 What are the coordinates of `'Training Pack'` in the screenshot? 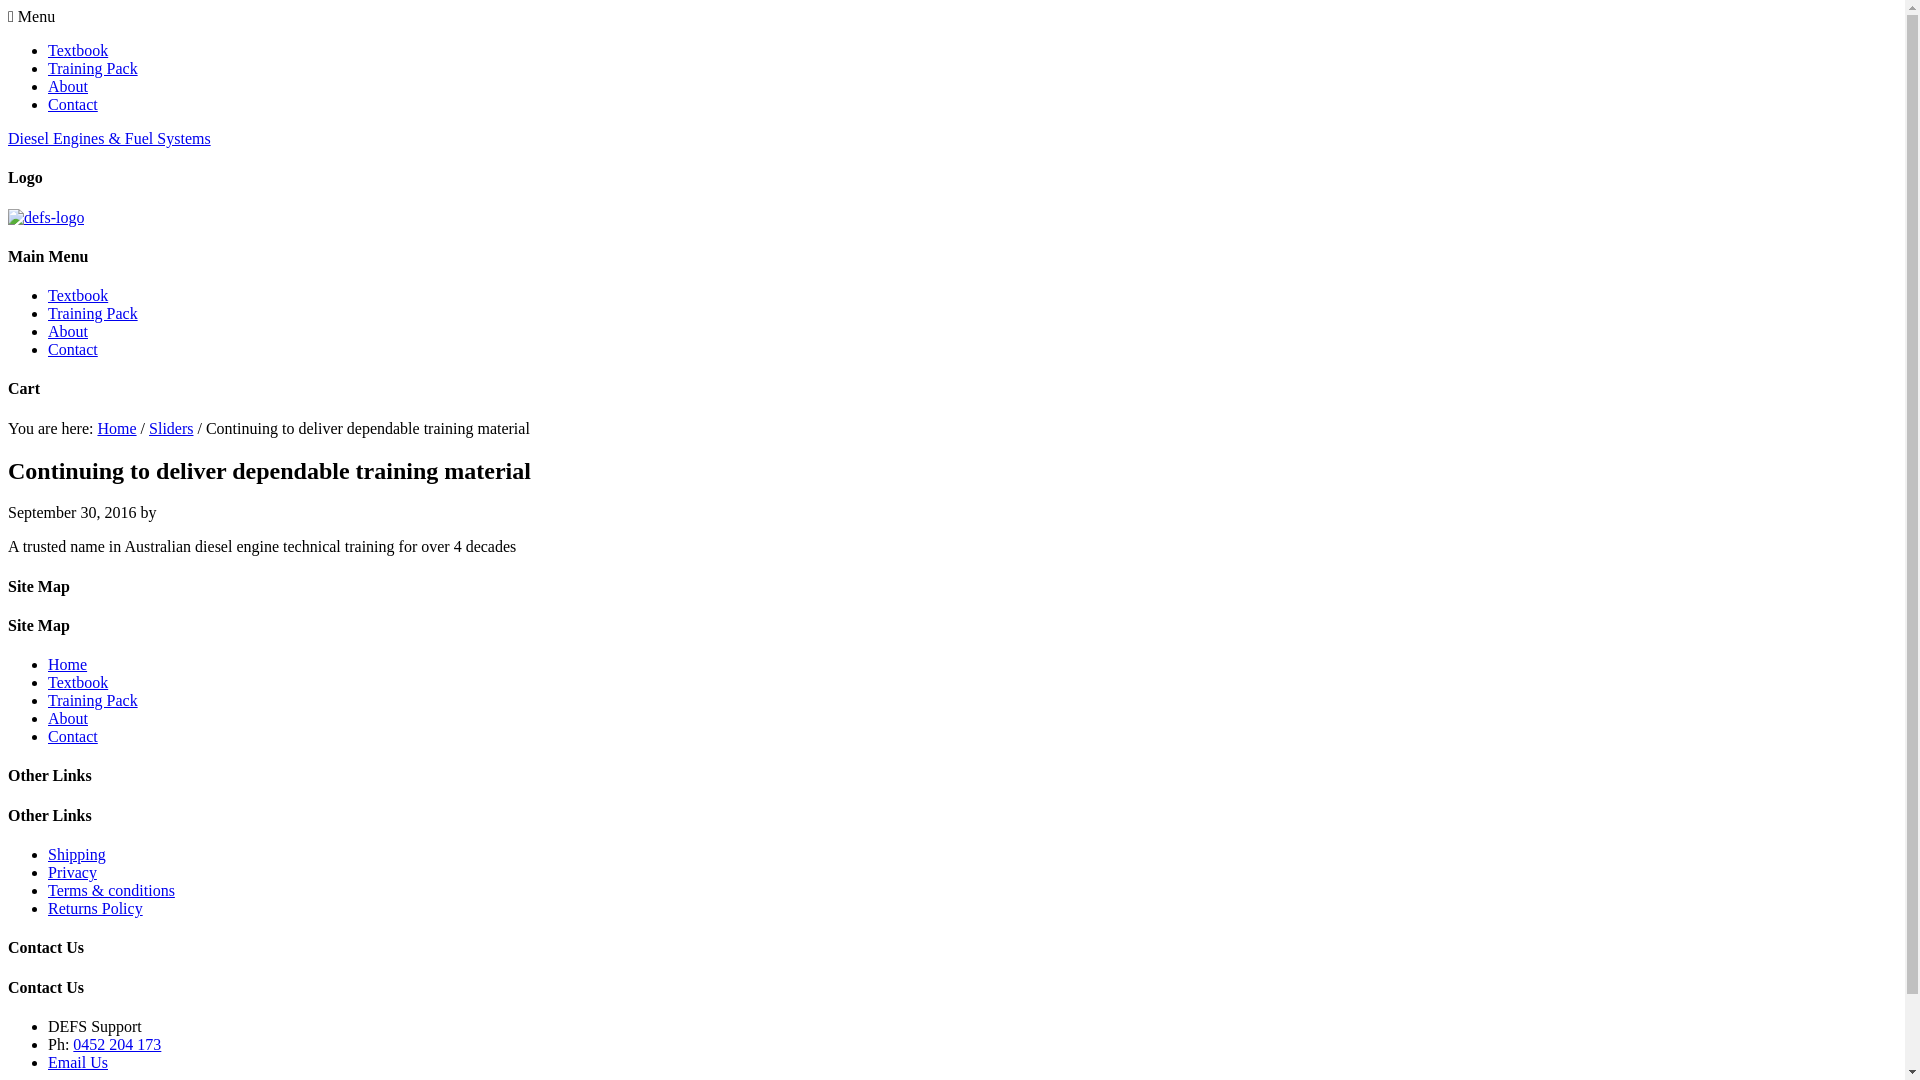 It's located at (91, 67).